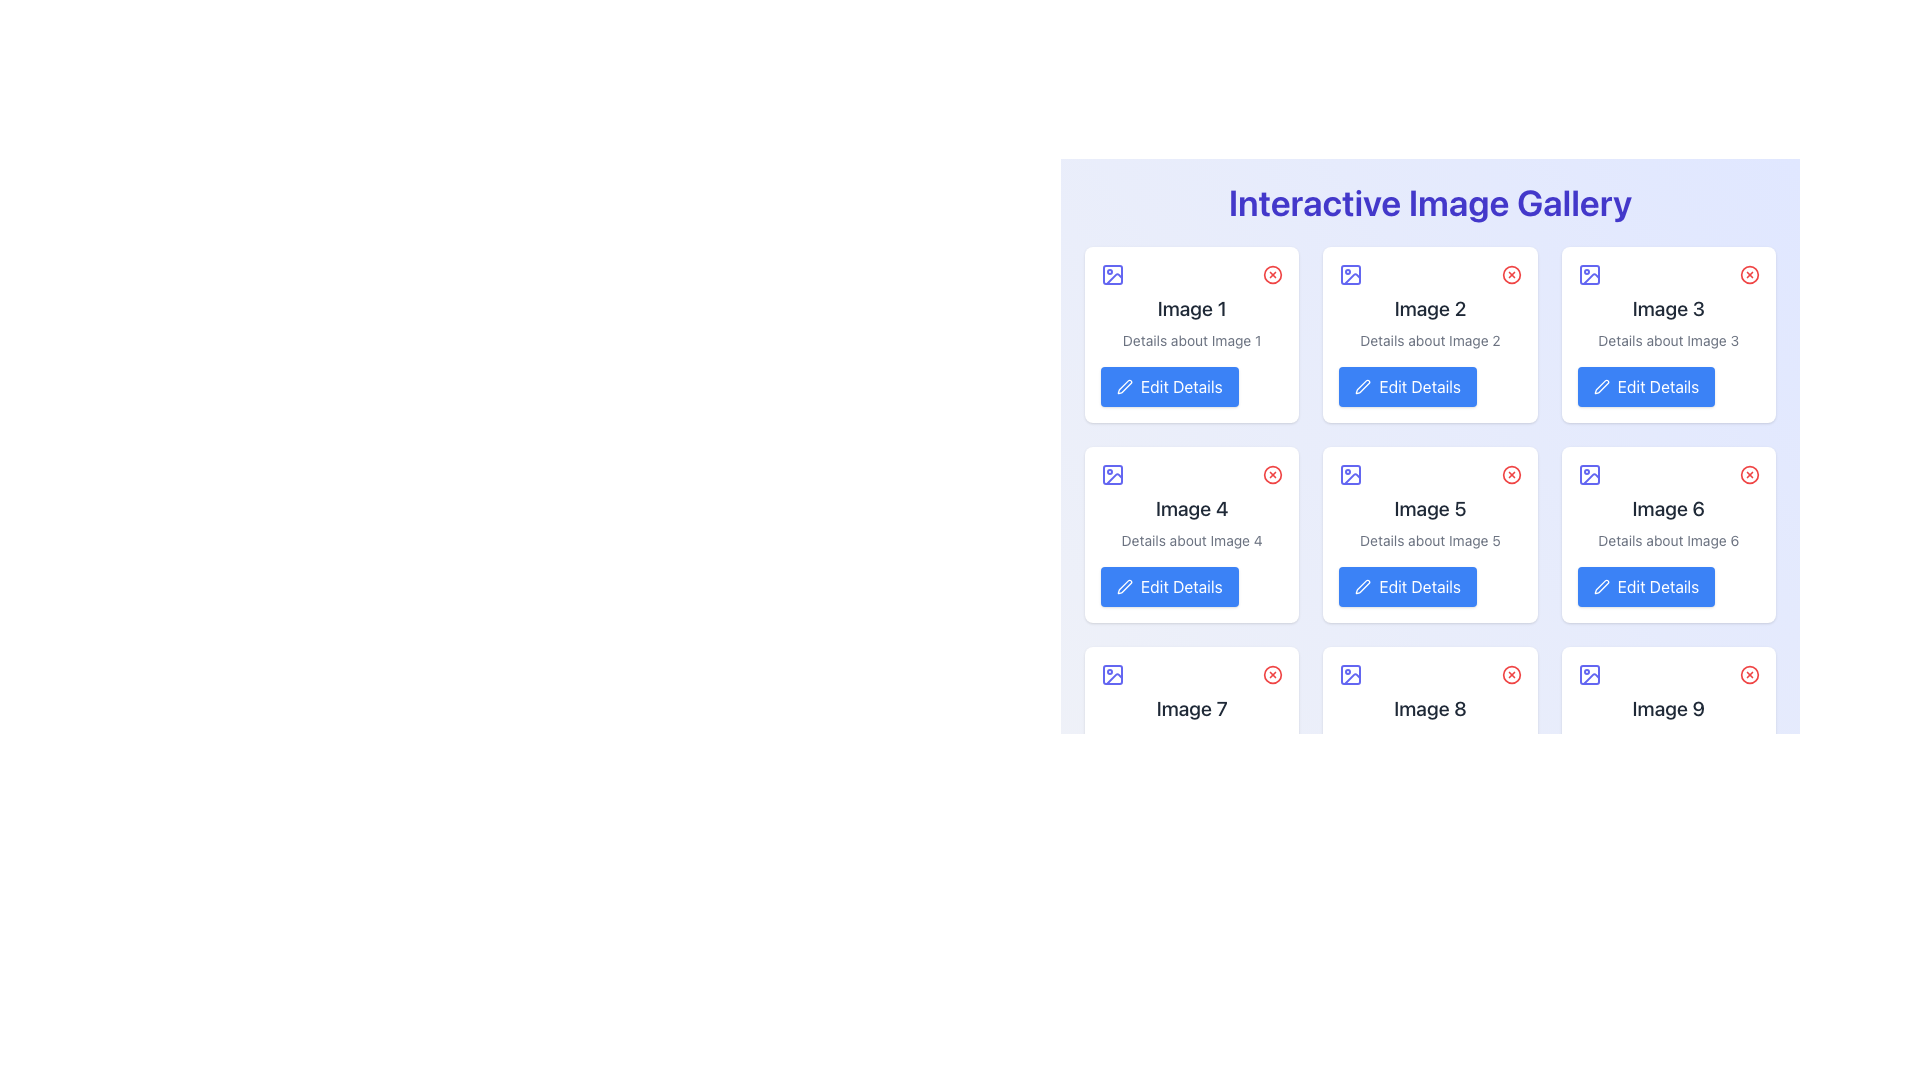 The image size is (1920, 1080). Describe the element at coordinates (1407, 585) in the screenshot. I see `the 'Edit Details' button` at that location.